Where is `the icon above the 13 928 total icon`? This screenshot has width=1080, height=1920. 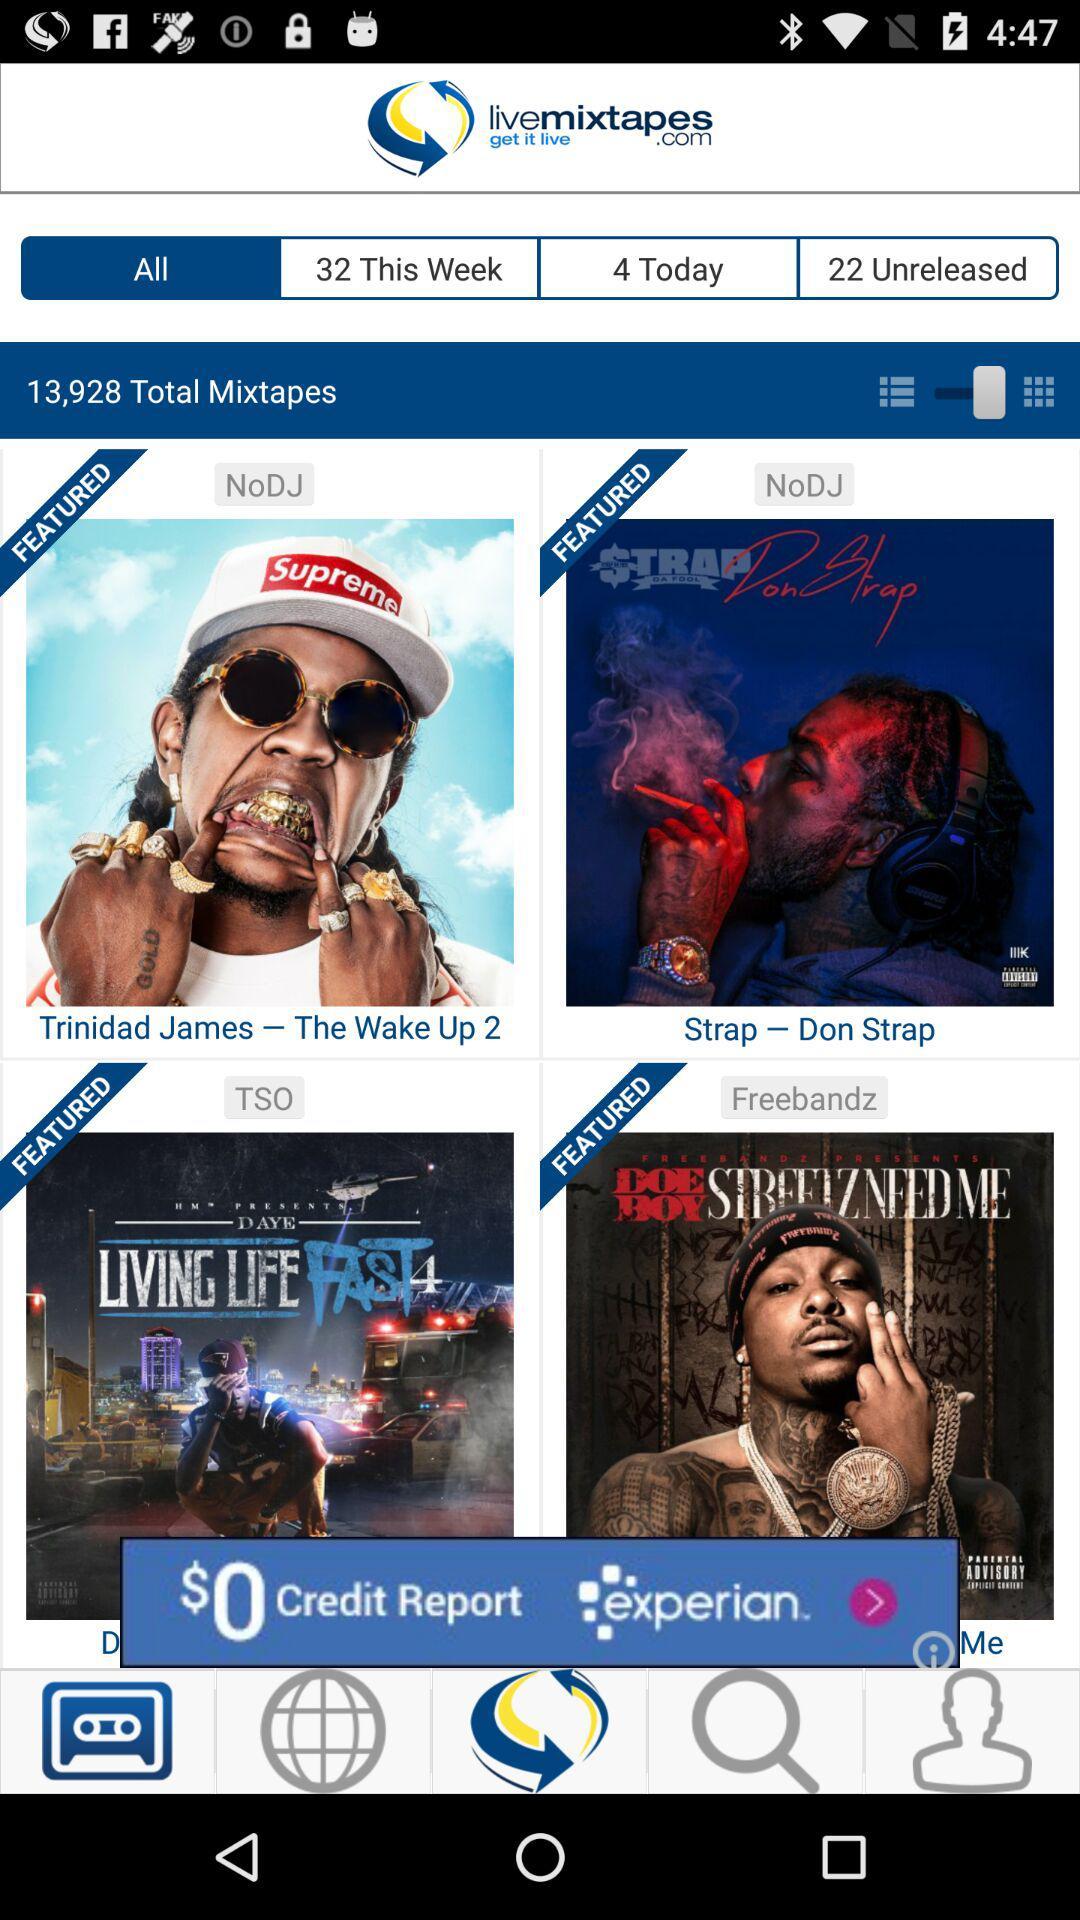
the icon above the 13 928 total icon is located at coordinates (929, 267).